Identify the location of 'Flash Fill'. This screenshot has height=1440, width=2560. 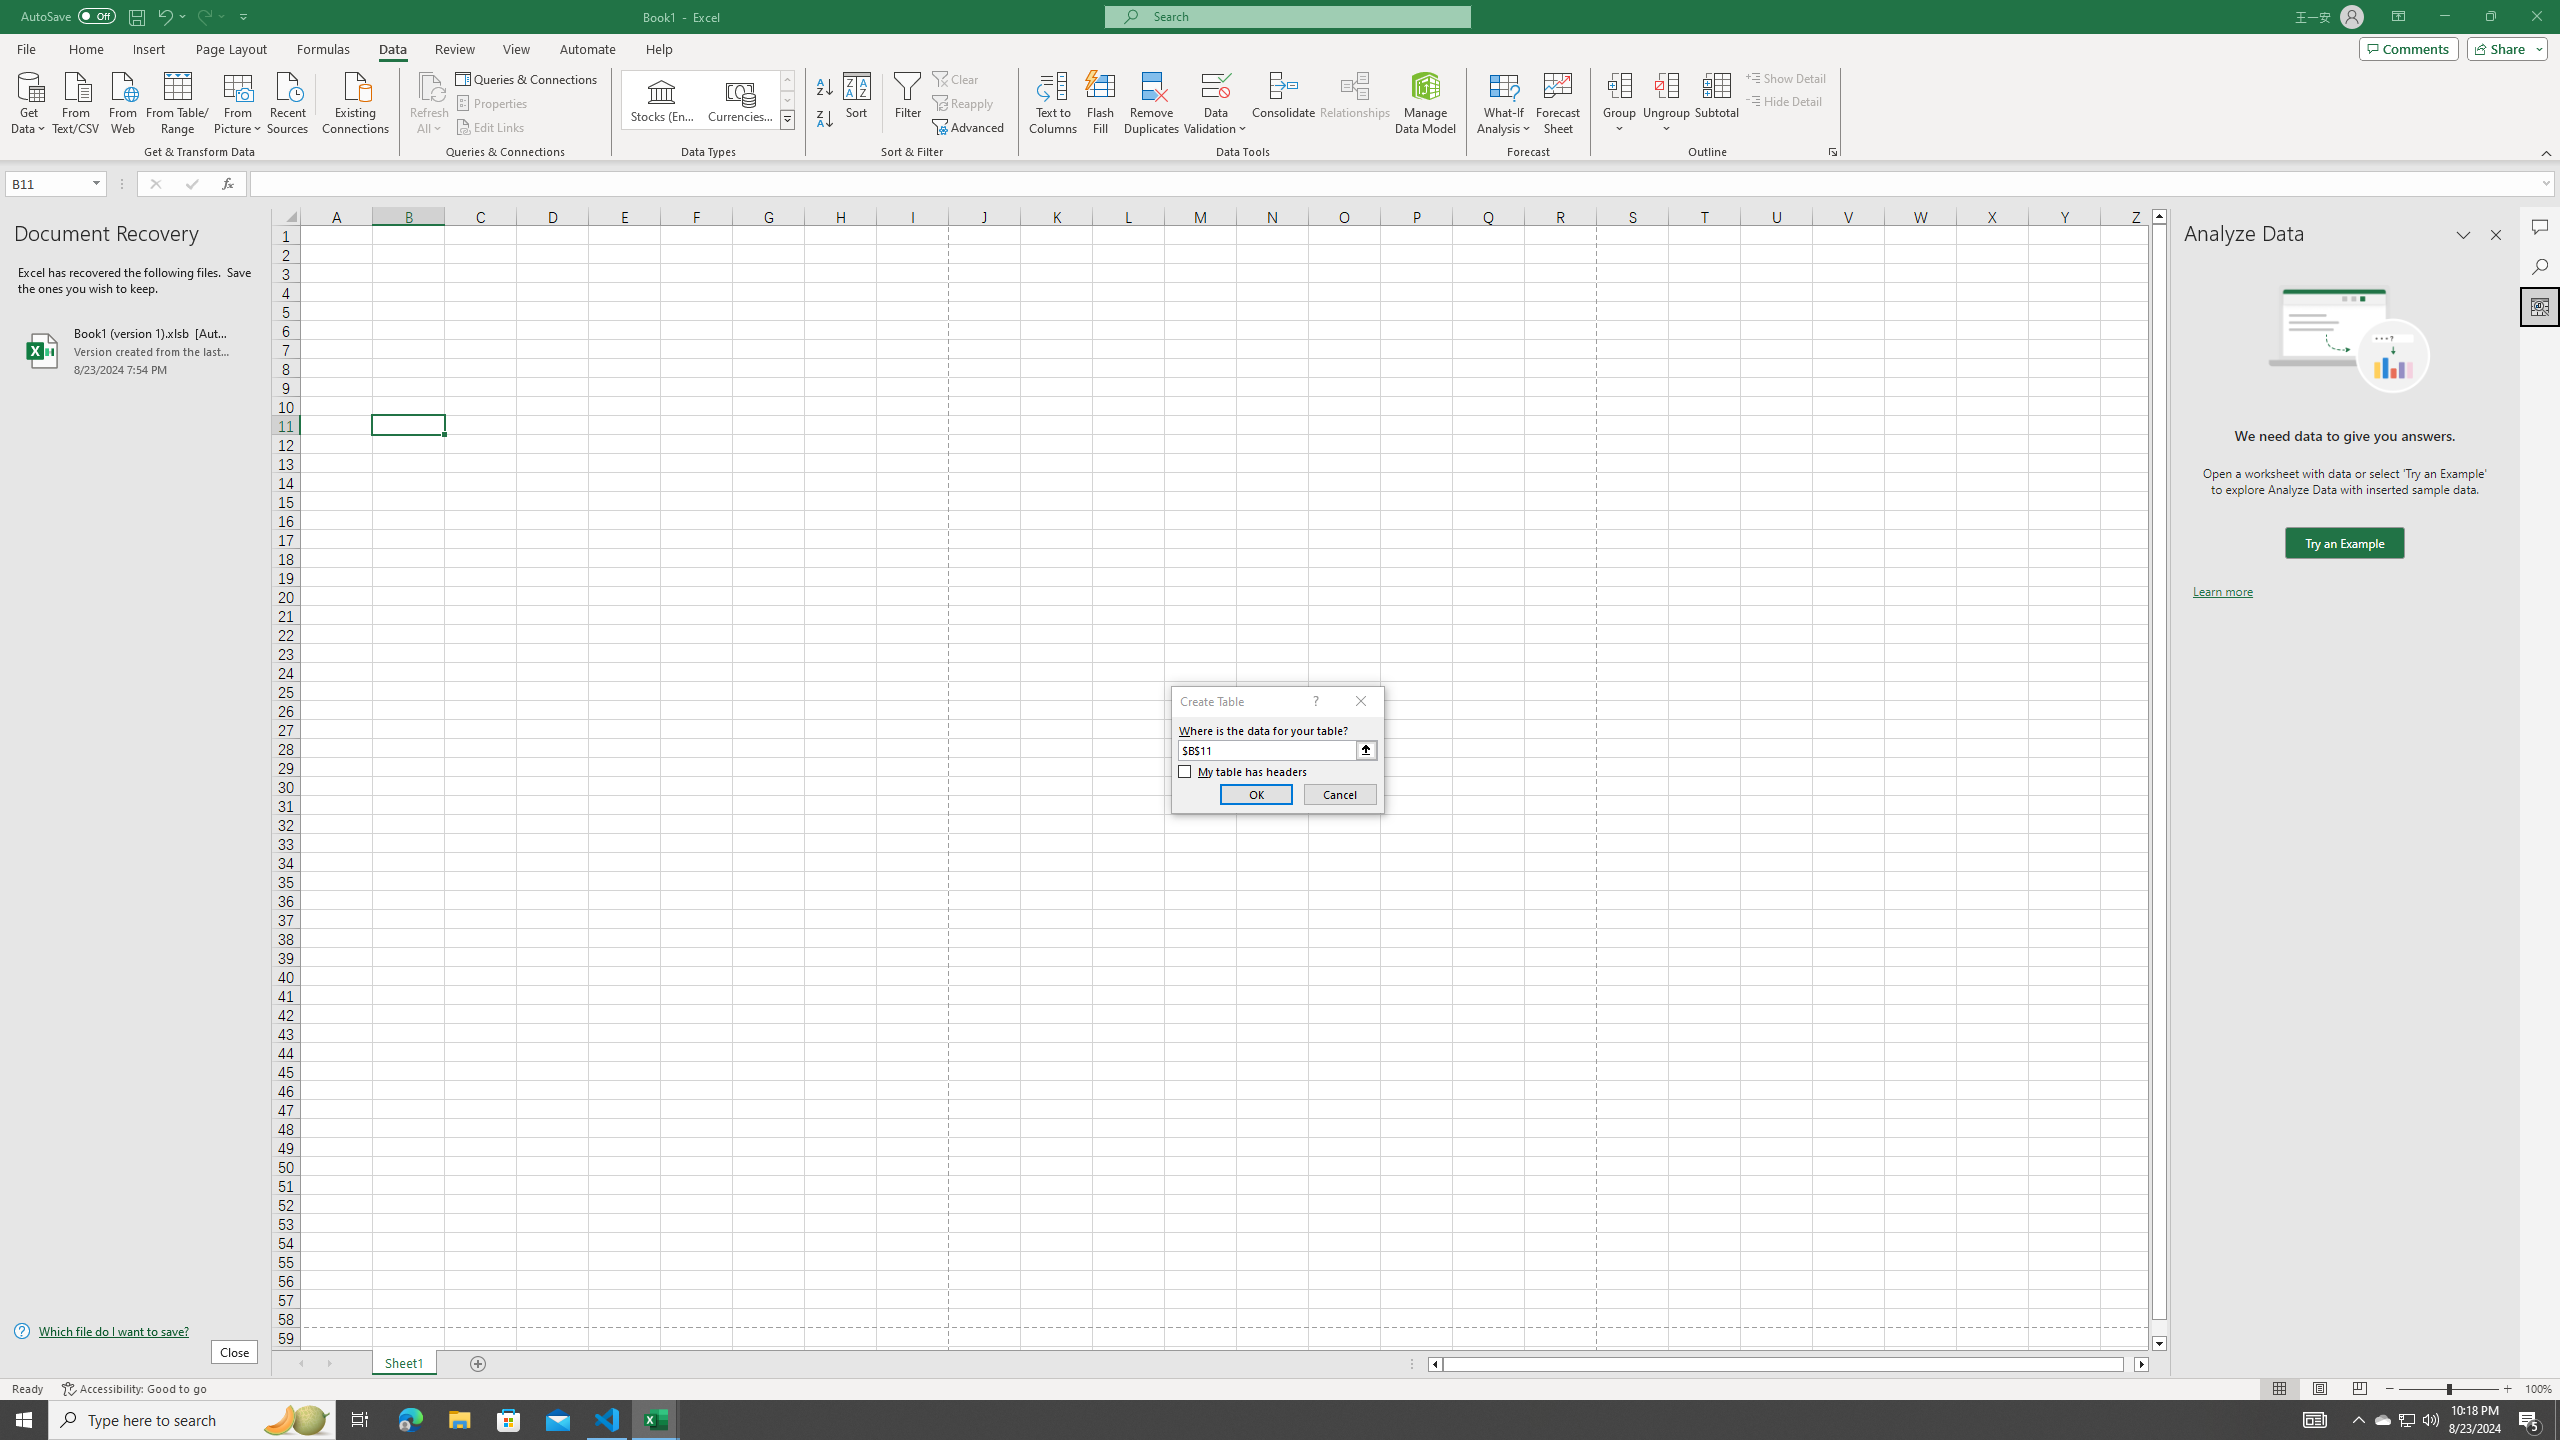
(1100, 103).